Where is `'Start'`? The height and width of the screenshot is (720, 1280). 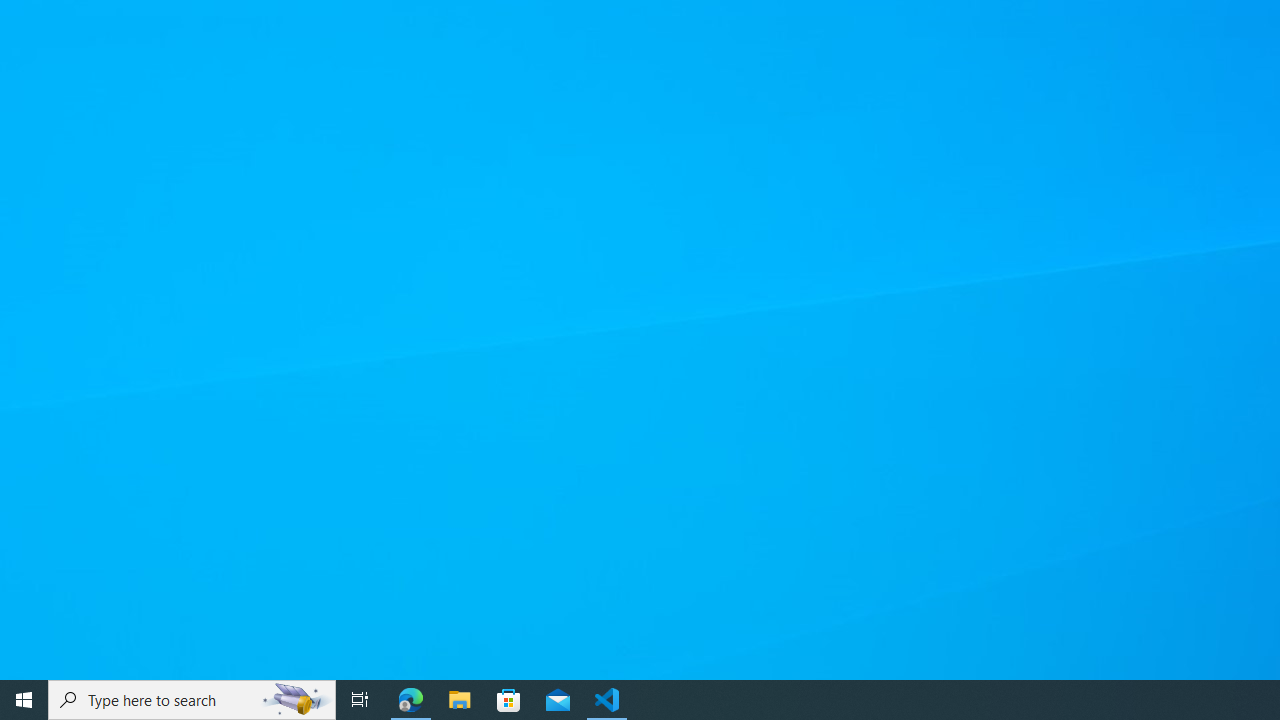 'Start' is located at coordinates (24, 698).